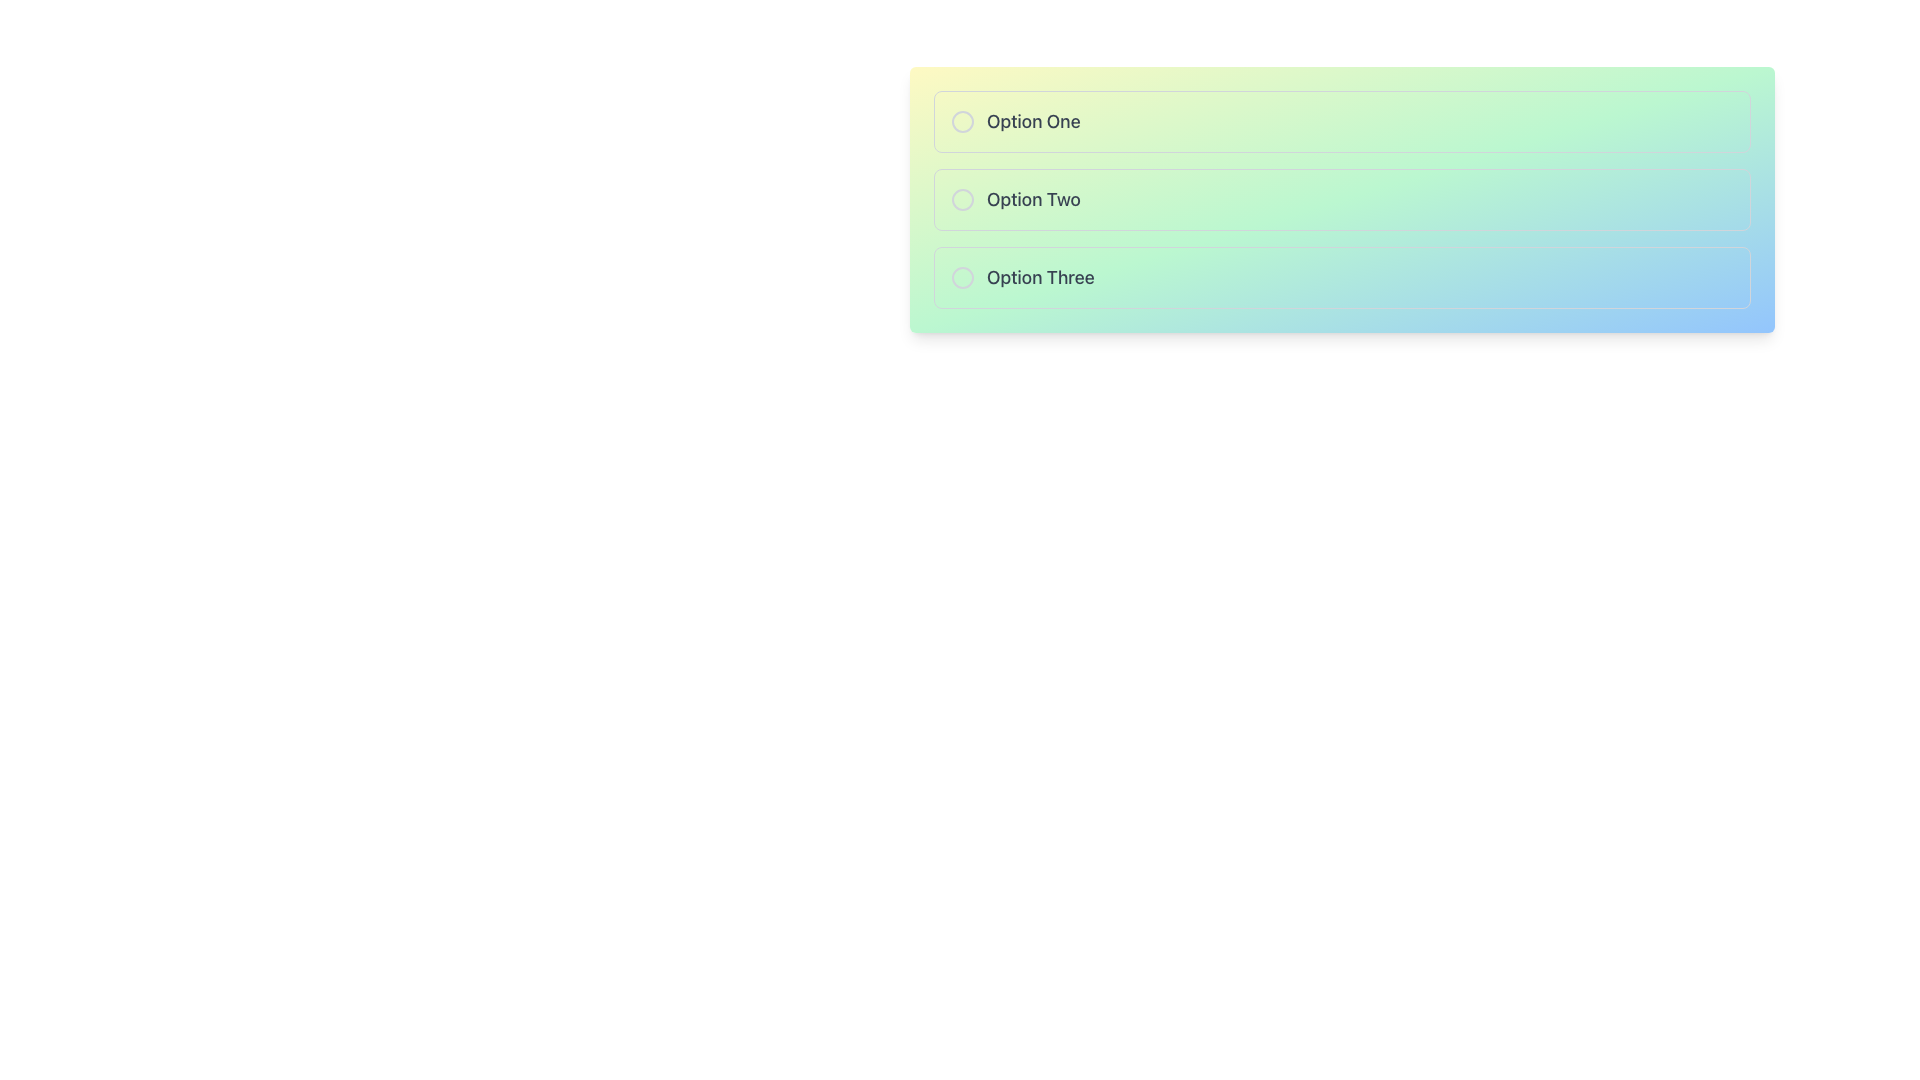  Describe the element at coordinates (1342, 122) in the screenshot. I see `the first selectable item element labeled 'Option One' in the radio button group` at that location.